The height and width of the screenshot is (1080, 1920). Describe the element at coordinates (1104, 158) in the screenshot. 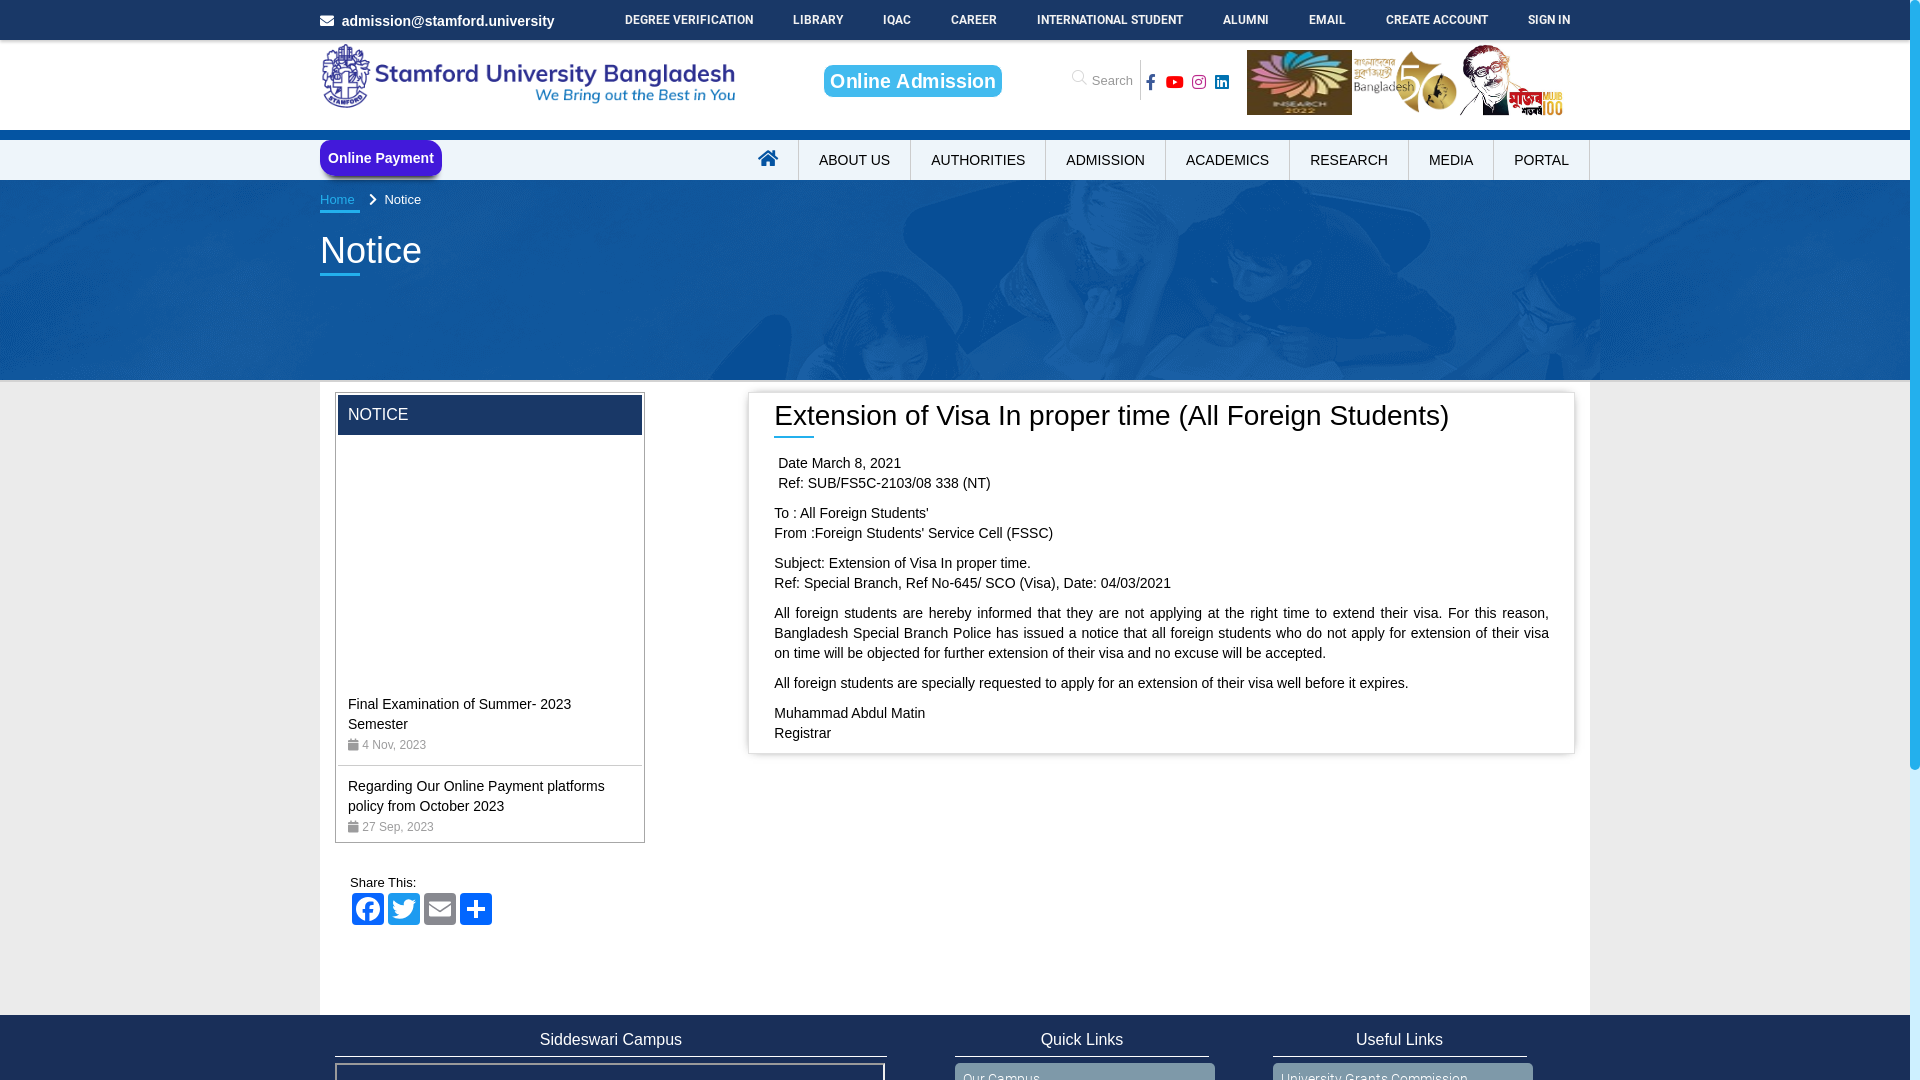

I see `'ADMISSION'` at that location.